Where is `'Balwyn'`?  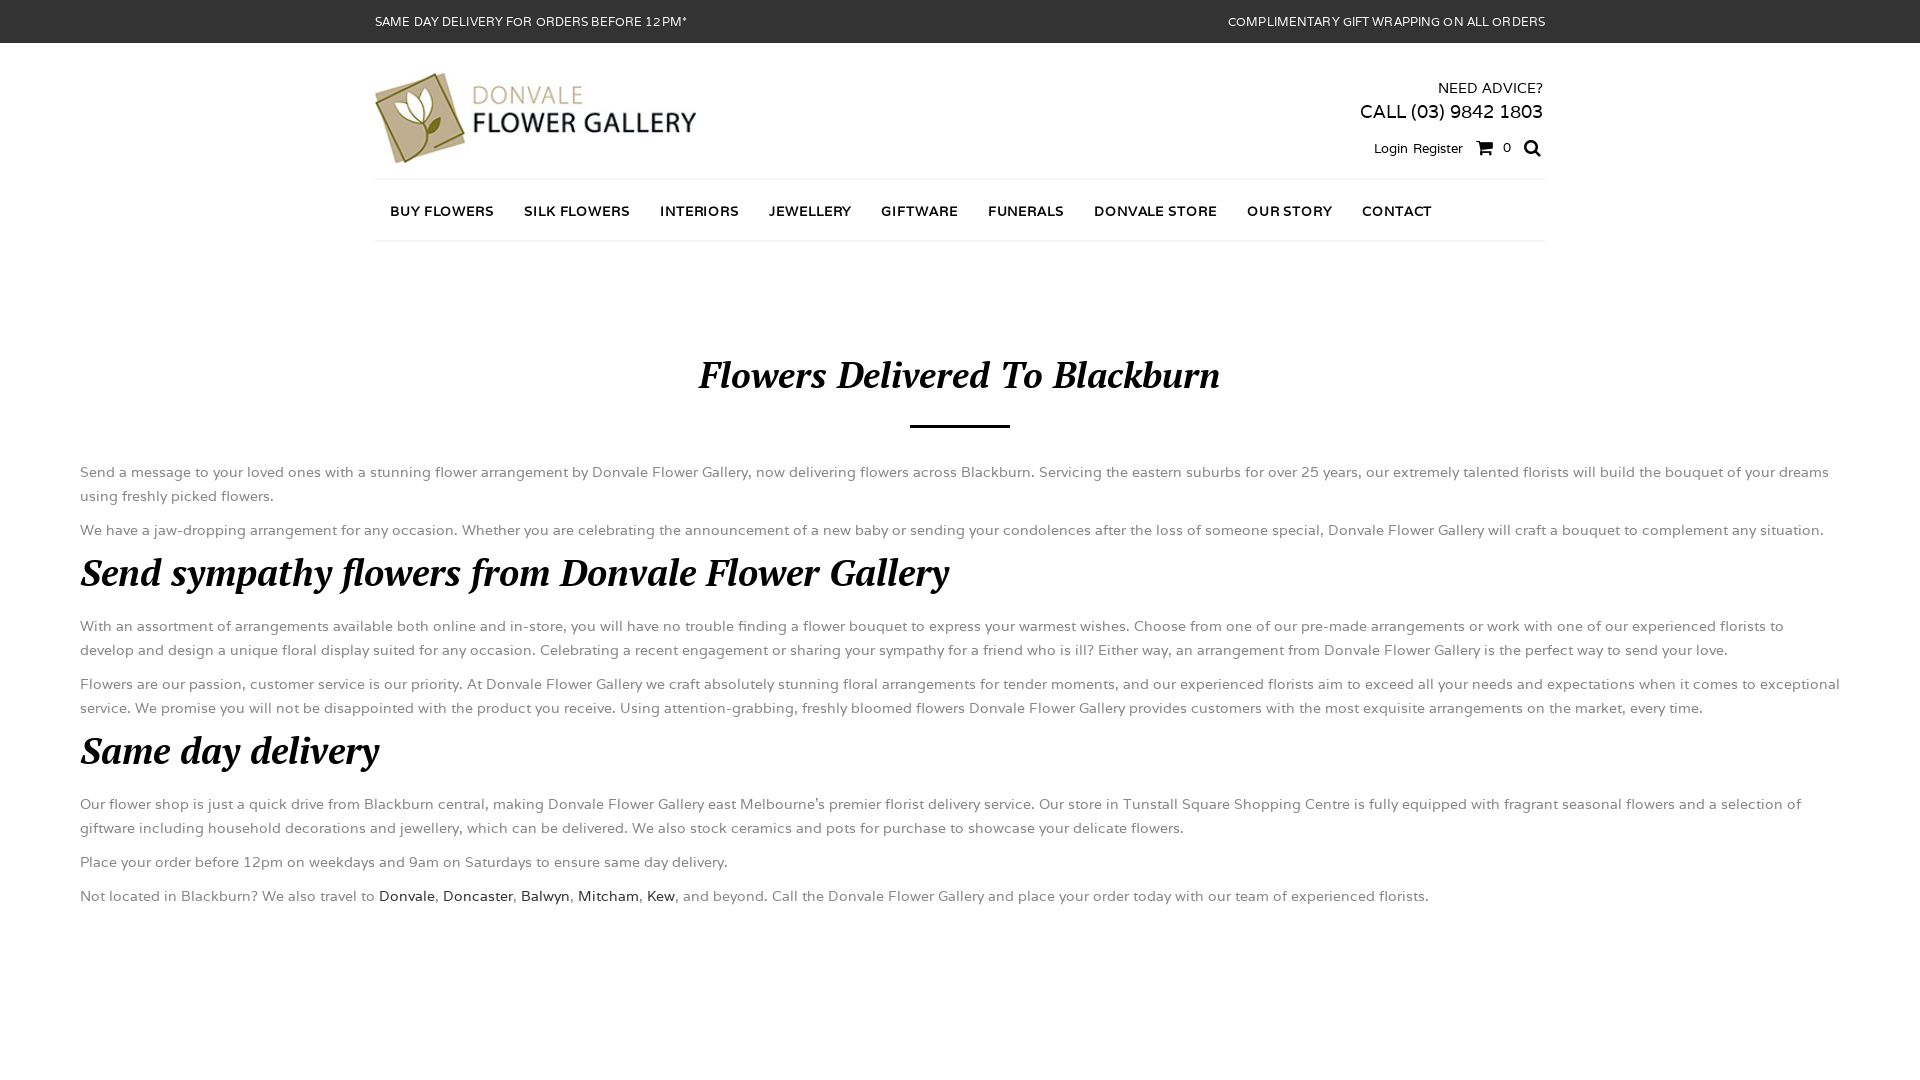 'Balwyn' is located at coordinates (545, 894).